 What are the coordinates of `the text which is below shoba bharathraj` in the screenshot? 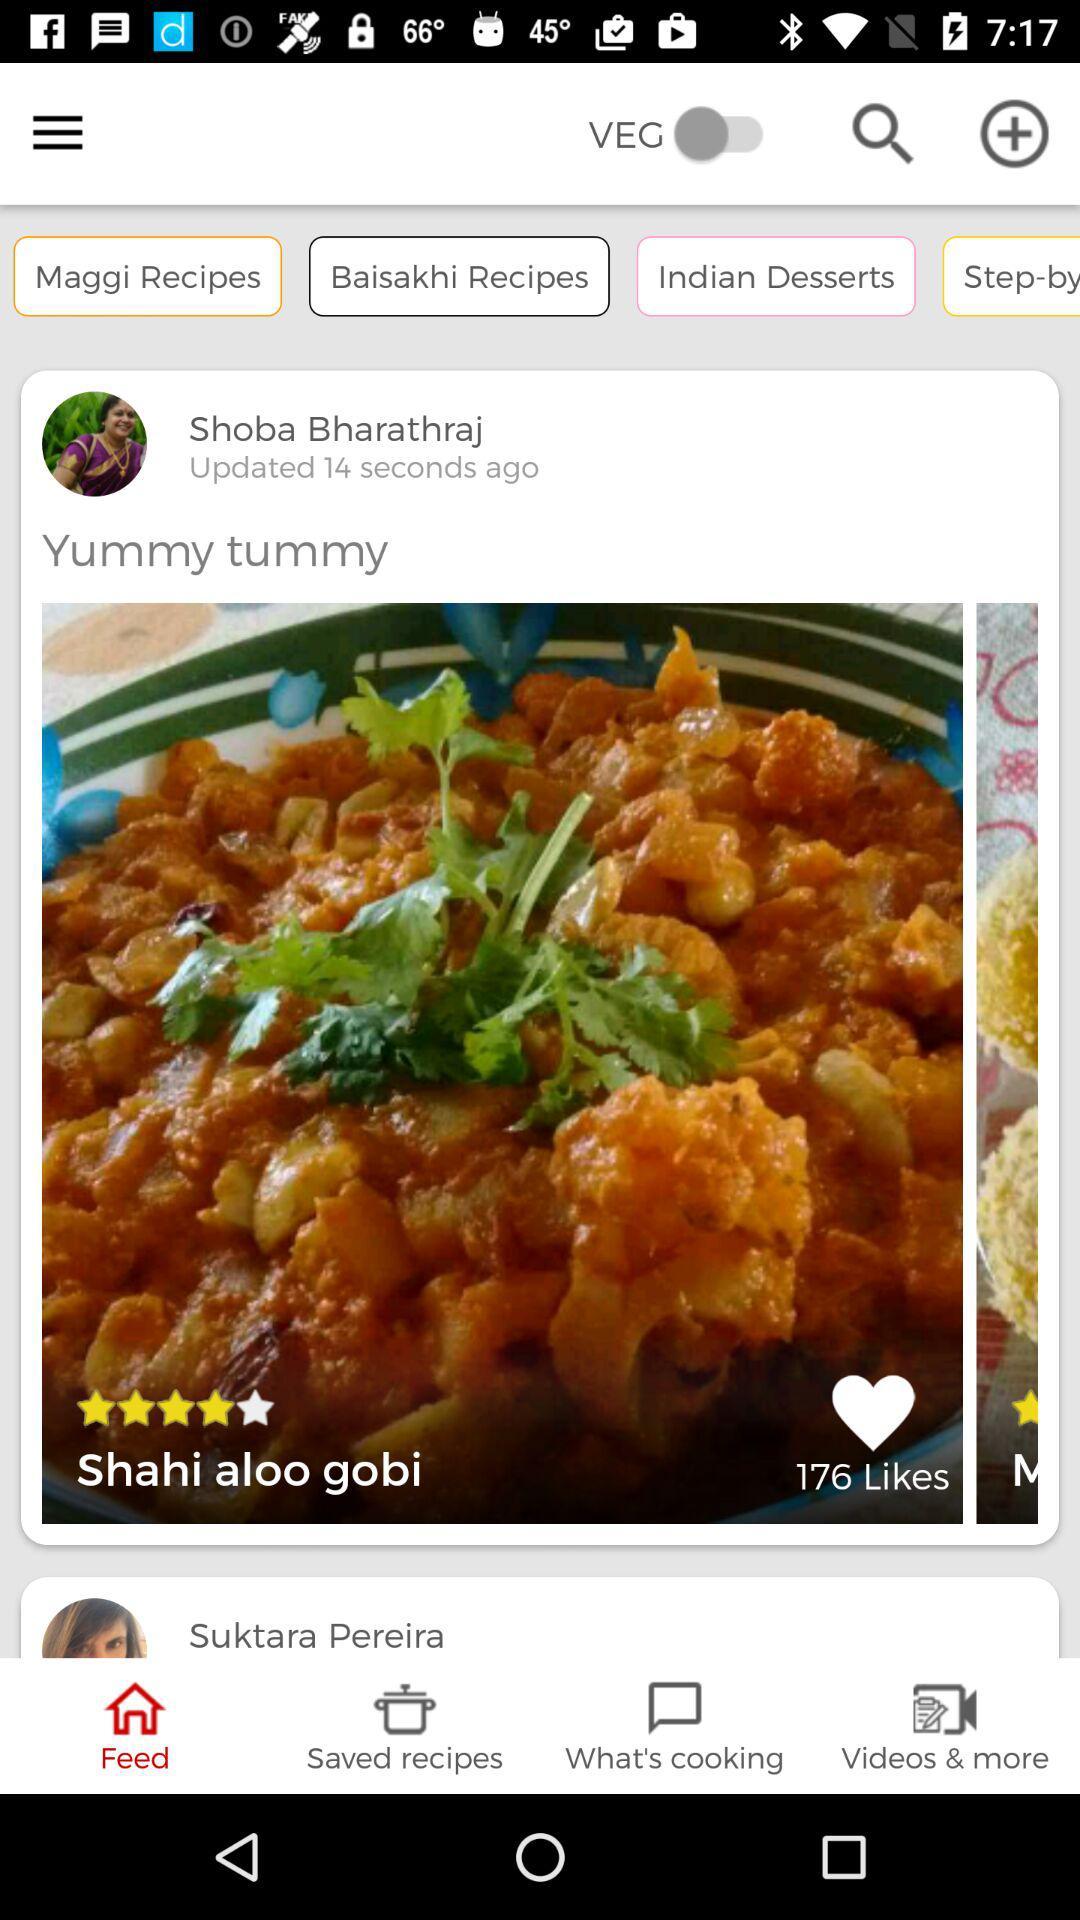 It's located at (363, 465).